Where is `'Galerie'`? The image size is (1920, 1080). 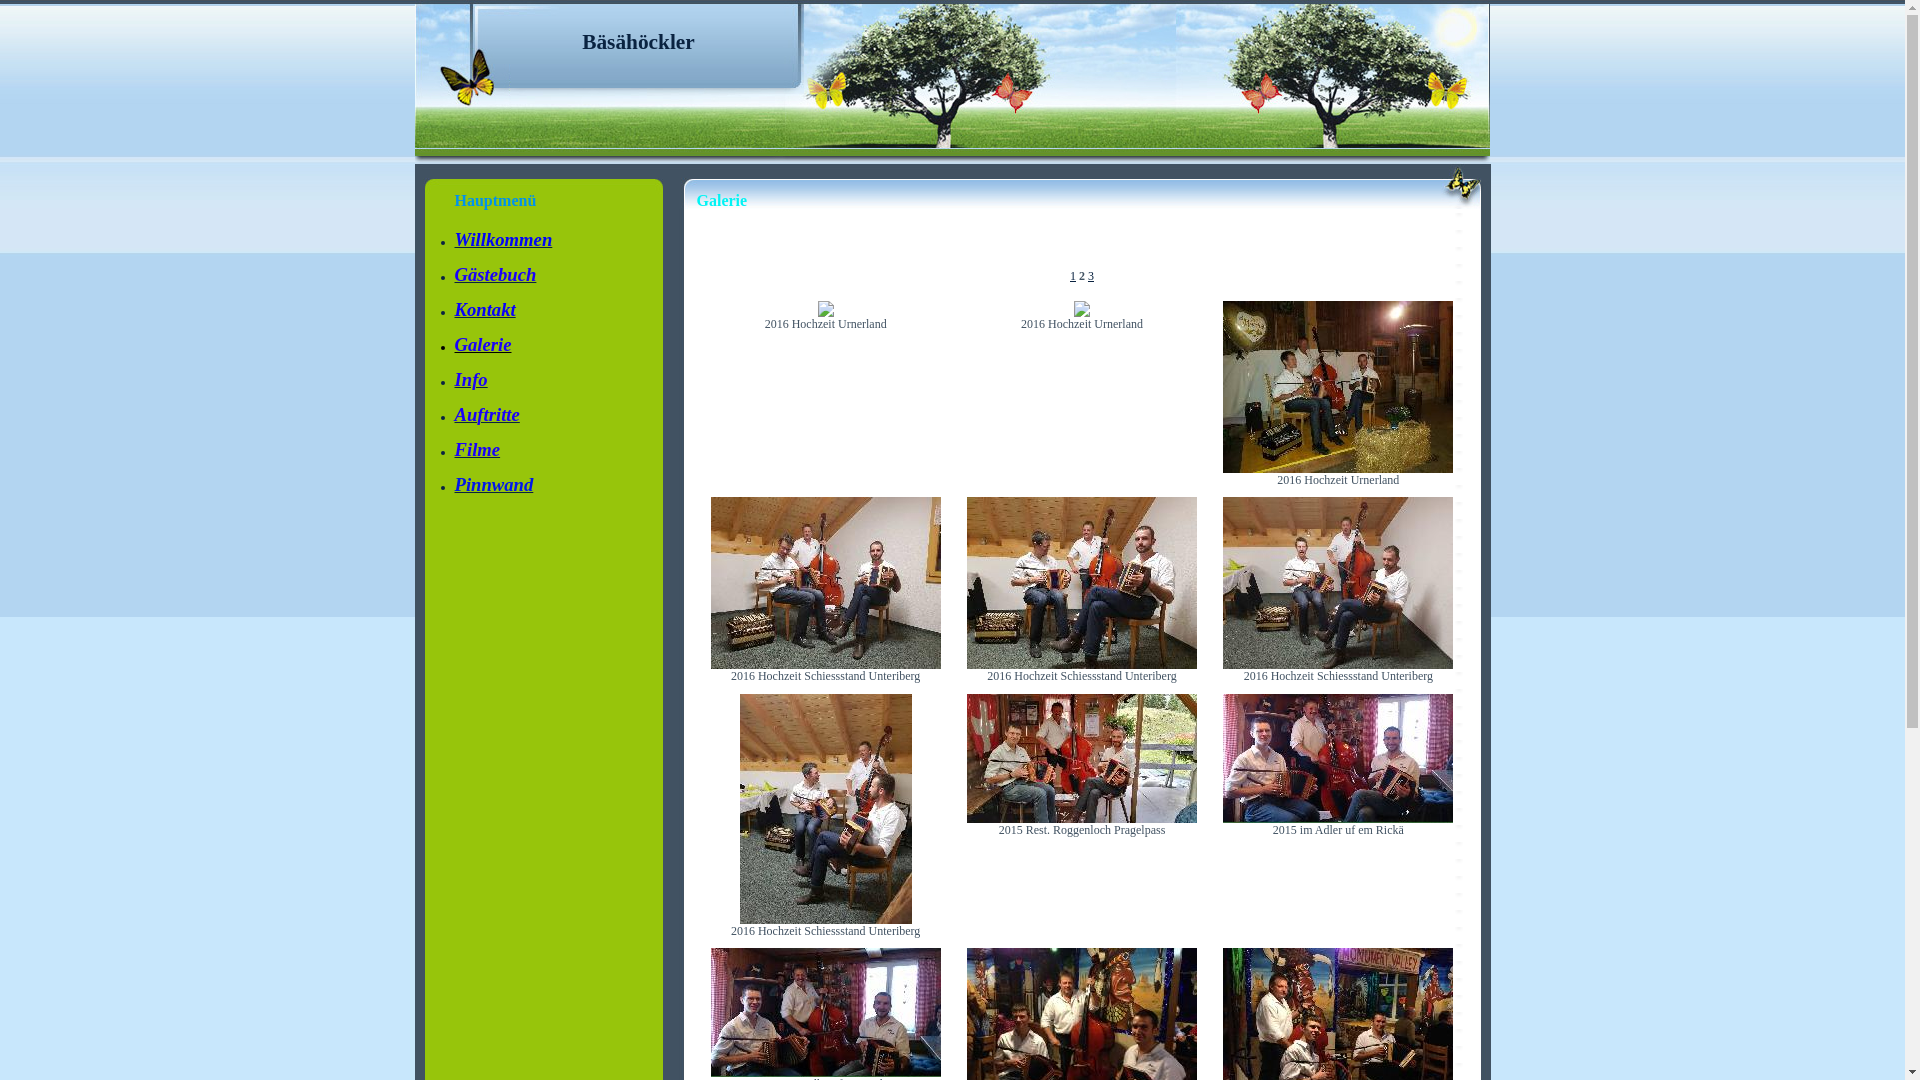 'Galerie' is located at coordinates (482, 346).